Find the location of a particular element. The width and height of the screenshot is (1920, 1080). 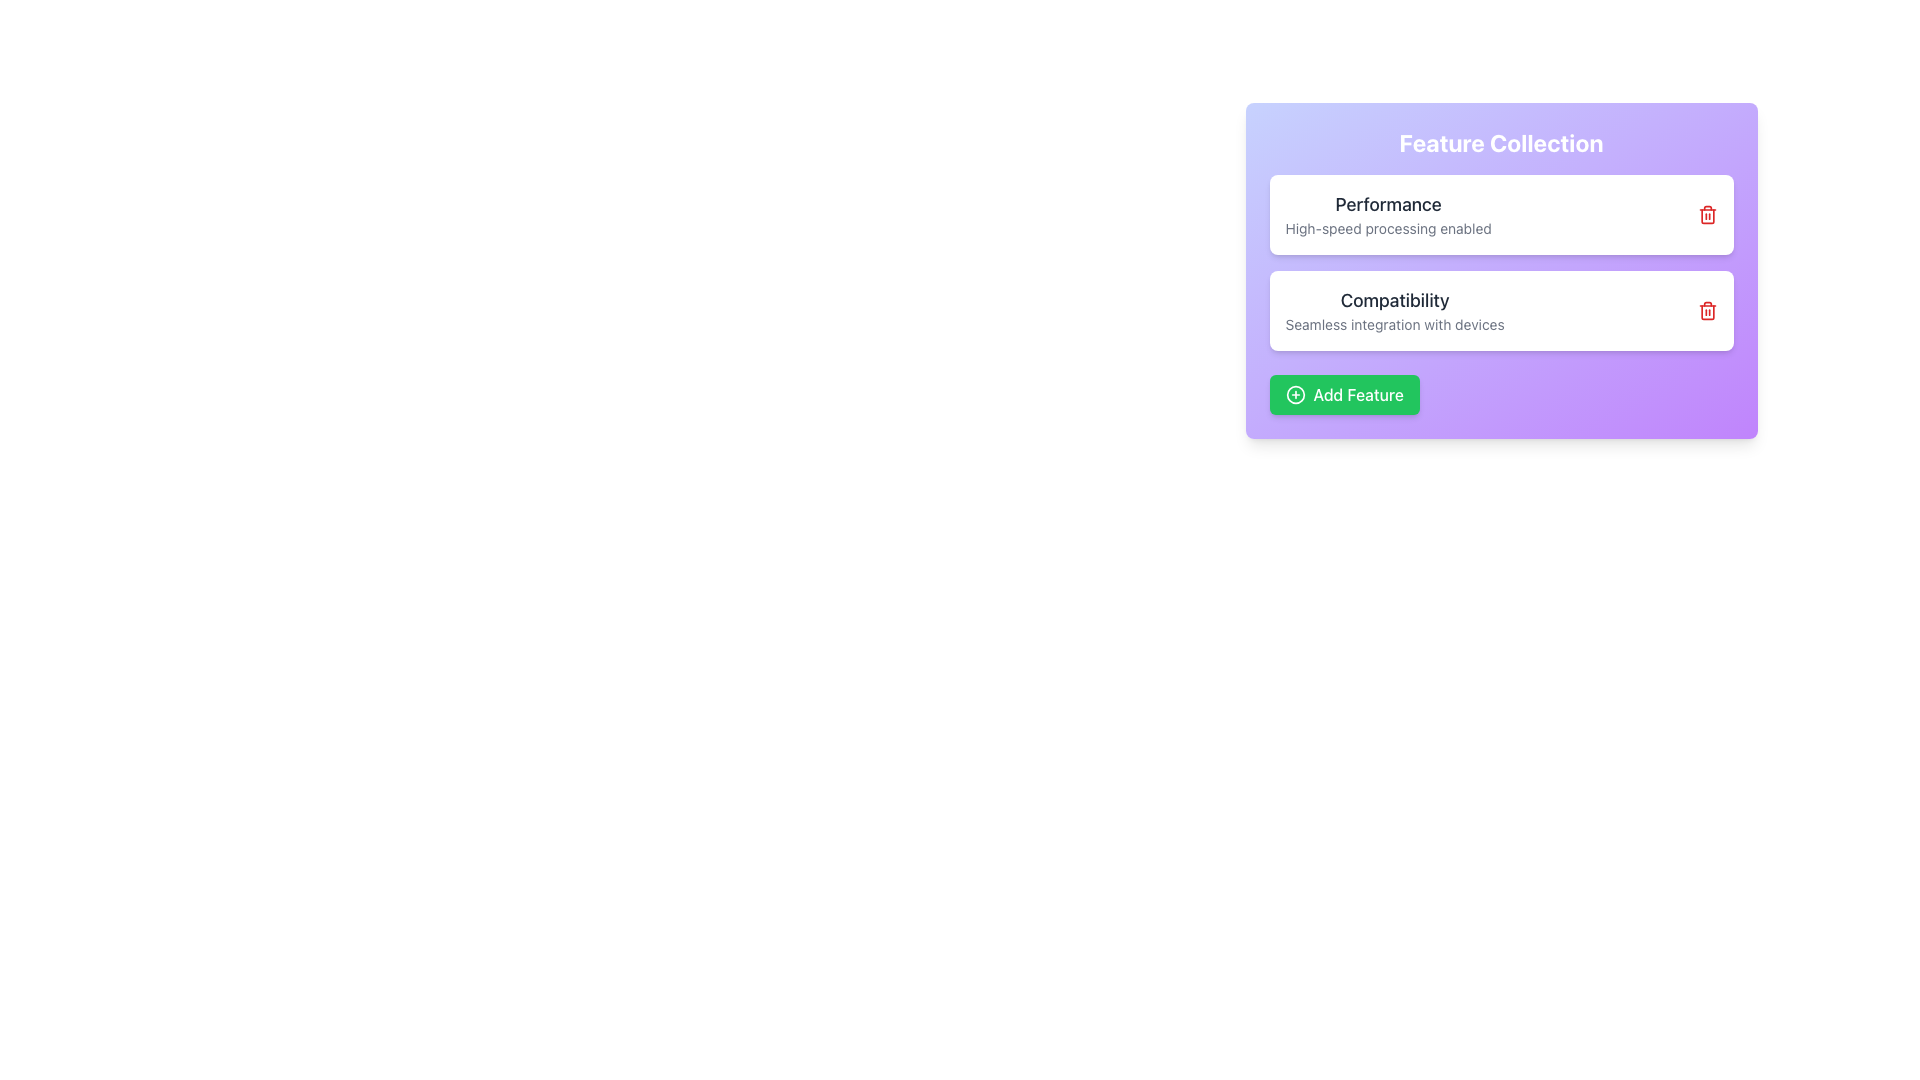

the red trash bin icon located at the top-right corner of the 'Performance' card is located at coordinates (1706, 215).